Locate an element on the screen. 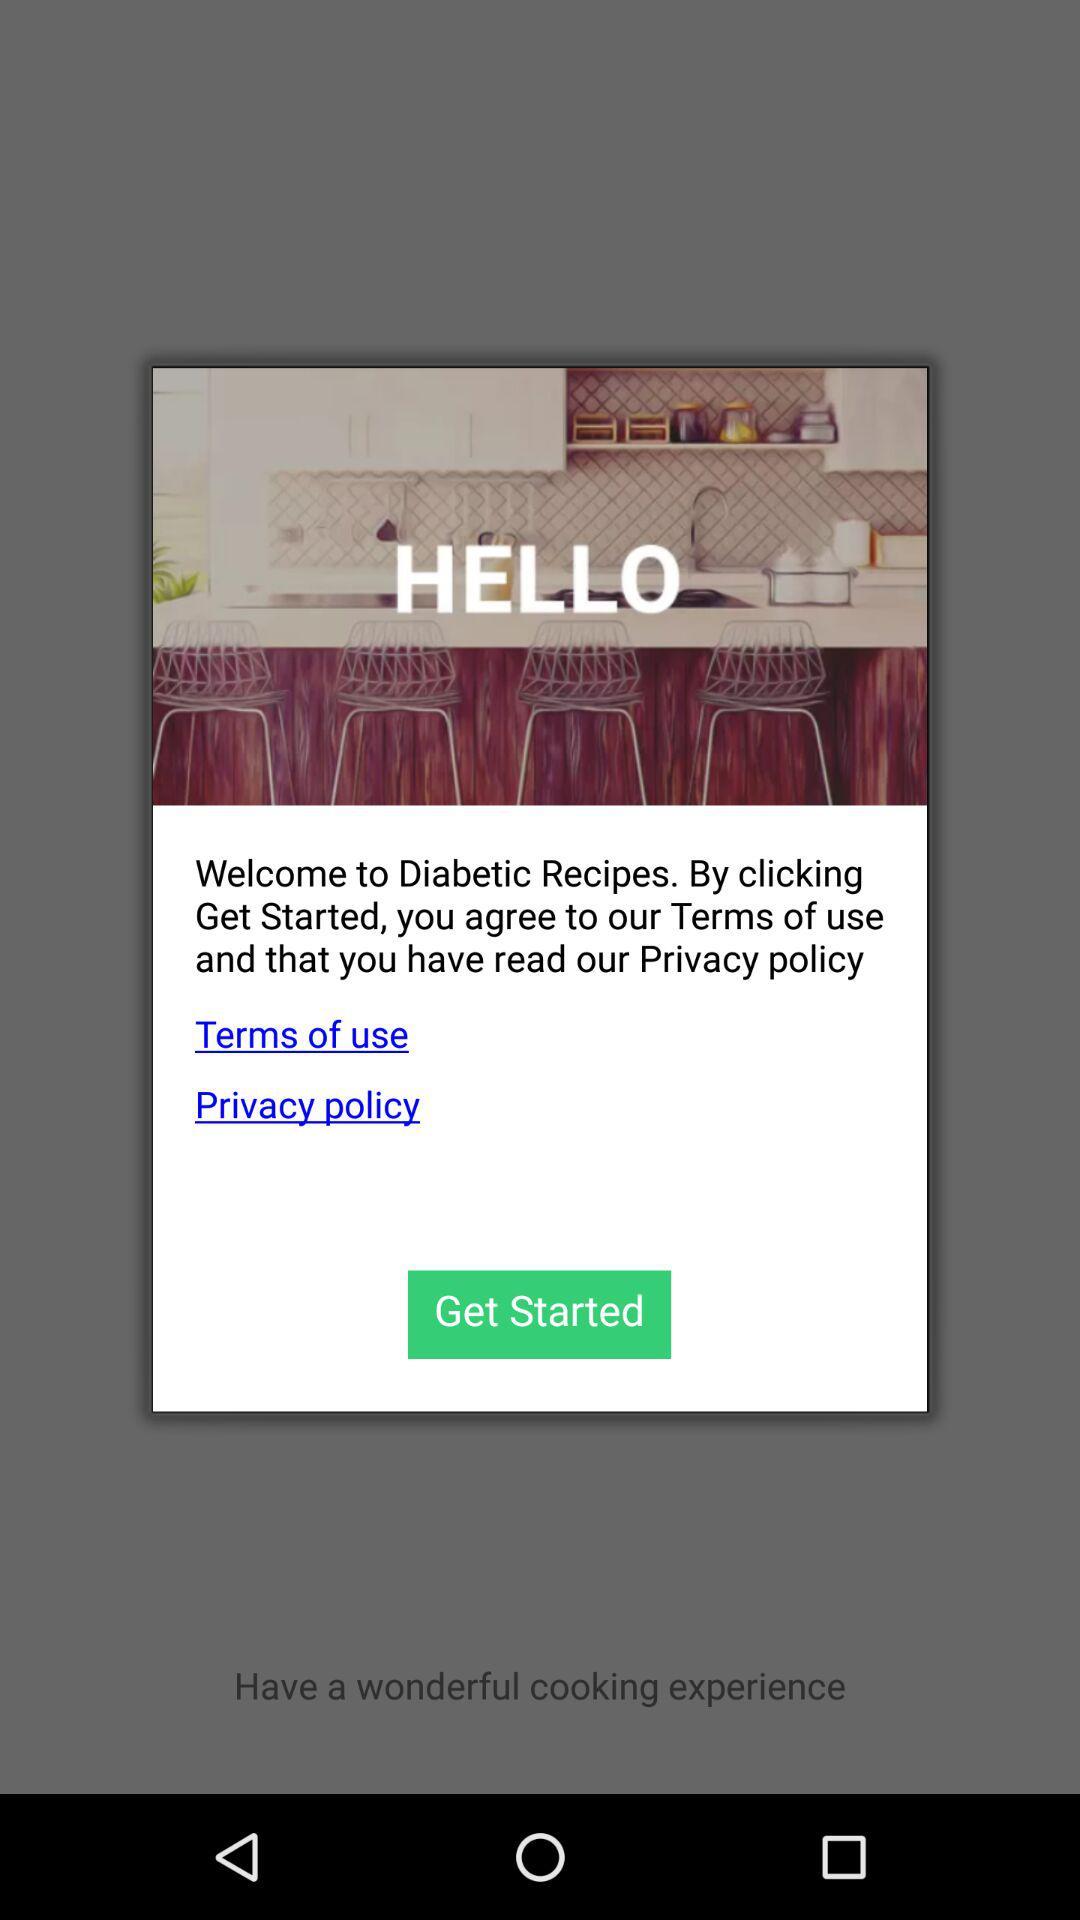 The image size is (1080, 1920). start is located at coordinates (538, 1314).